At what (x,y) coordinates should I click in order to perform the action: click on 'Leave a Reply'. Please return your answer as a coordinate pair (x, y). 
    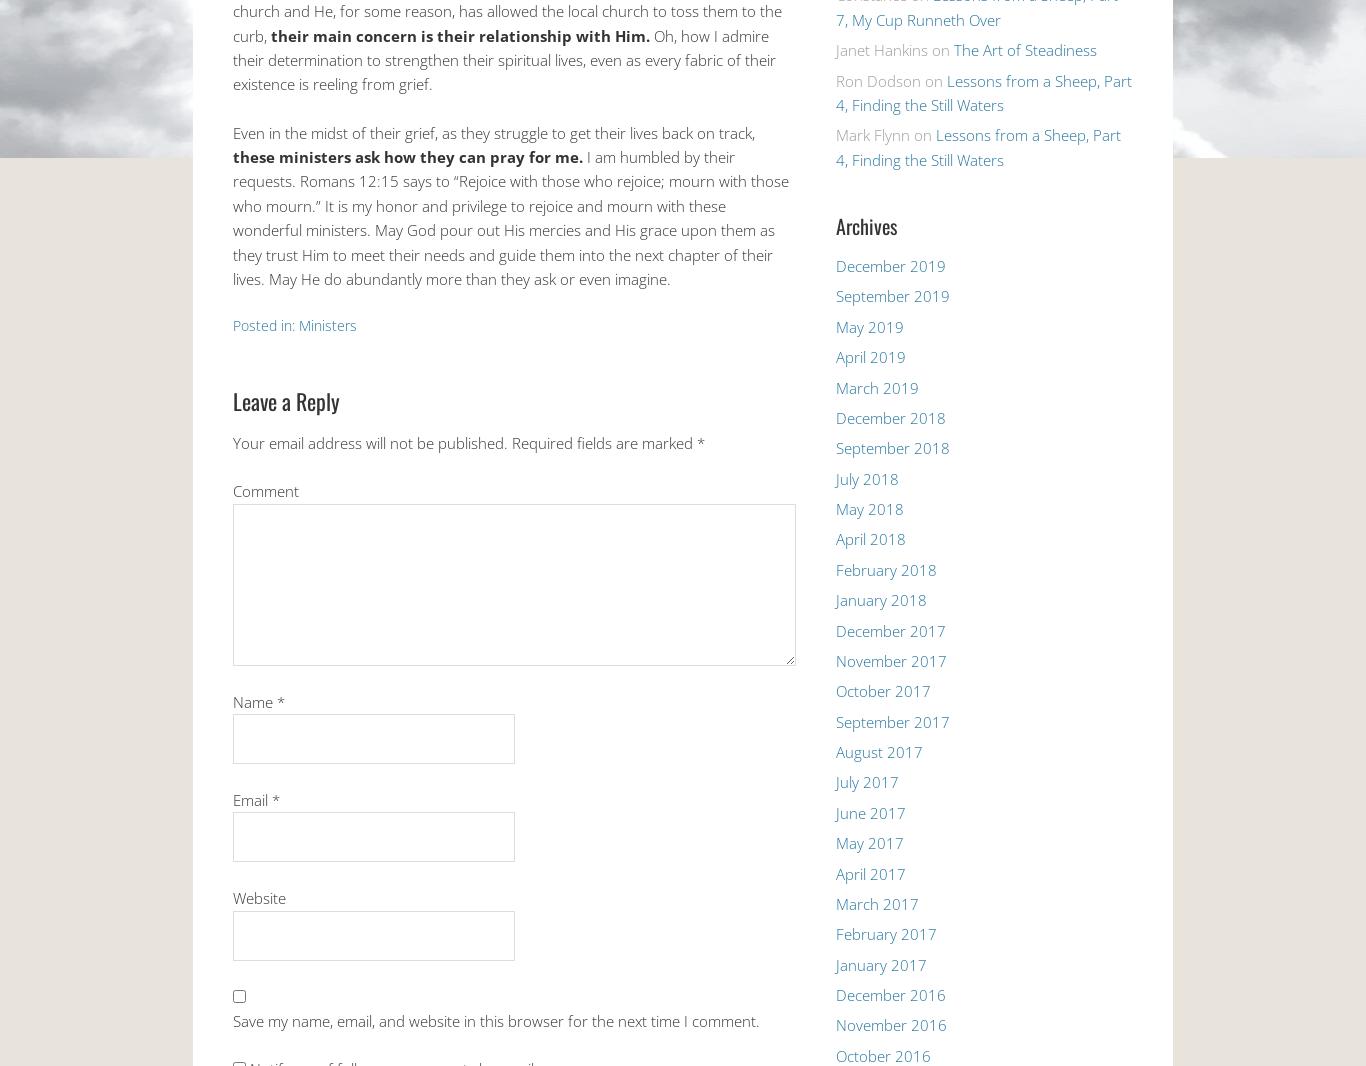
    Looking at the image, I should click on (286, 401).